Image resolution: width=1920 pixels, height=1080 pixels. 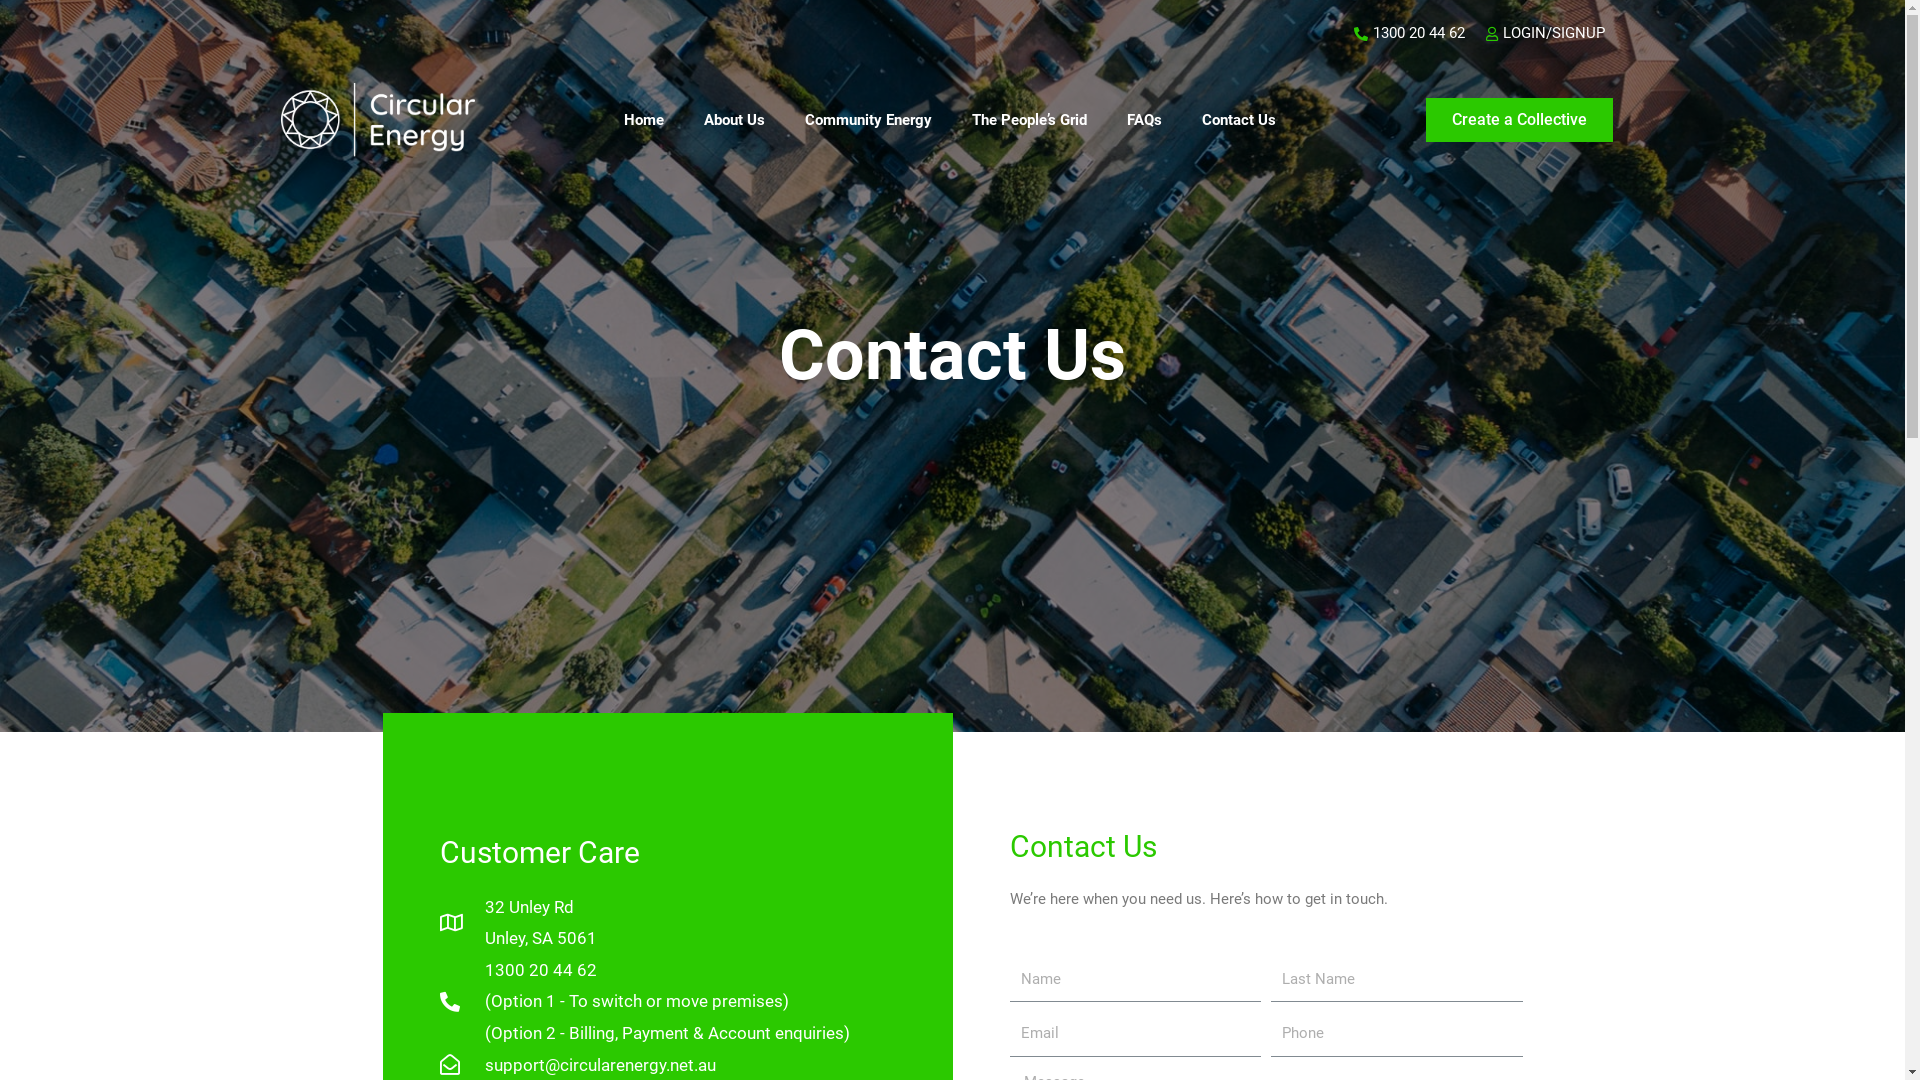 What do you see at coordinates (1237, 119) in the screenshot?
I see `'Contact Us'` at bounding box center [1237, 119].